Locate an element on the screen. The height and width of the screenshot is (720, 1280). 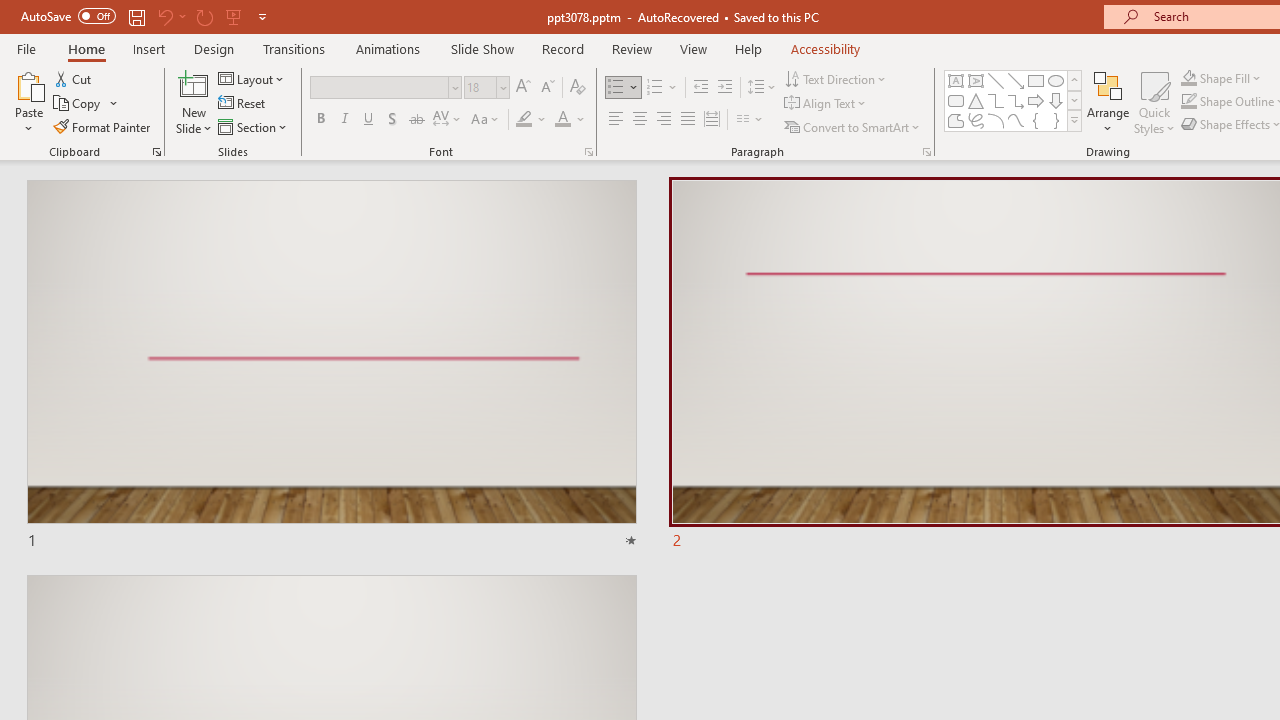
'Review' is located at coordinates (630, 48).